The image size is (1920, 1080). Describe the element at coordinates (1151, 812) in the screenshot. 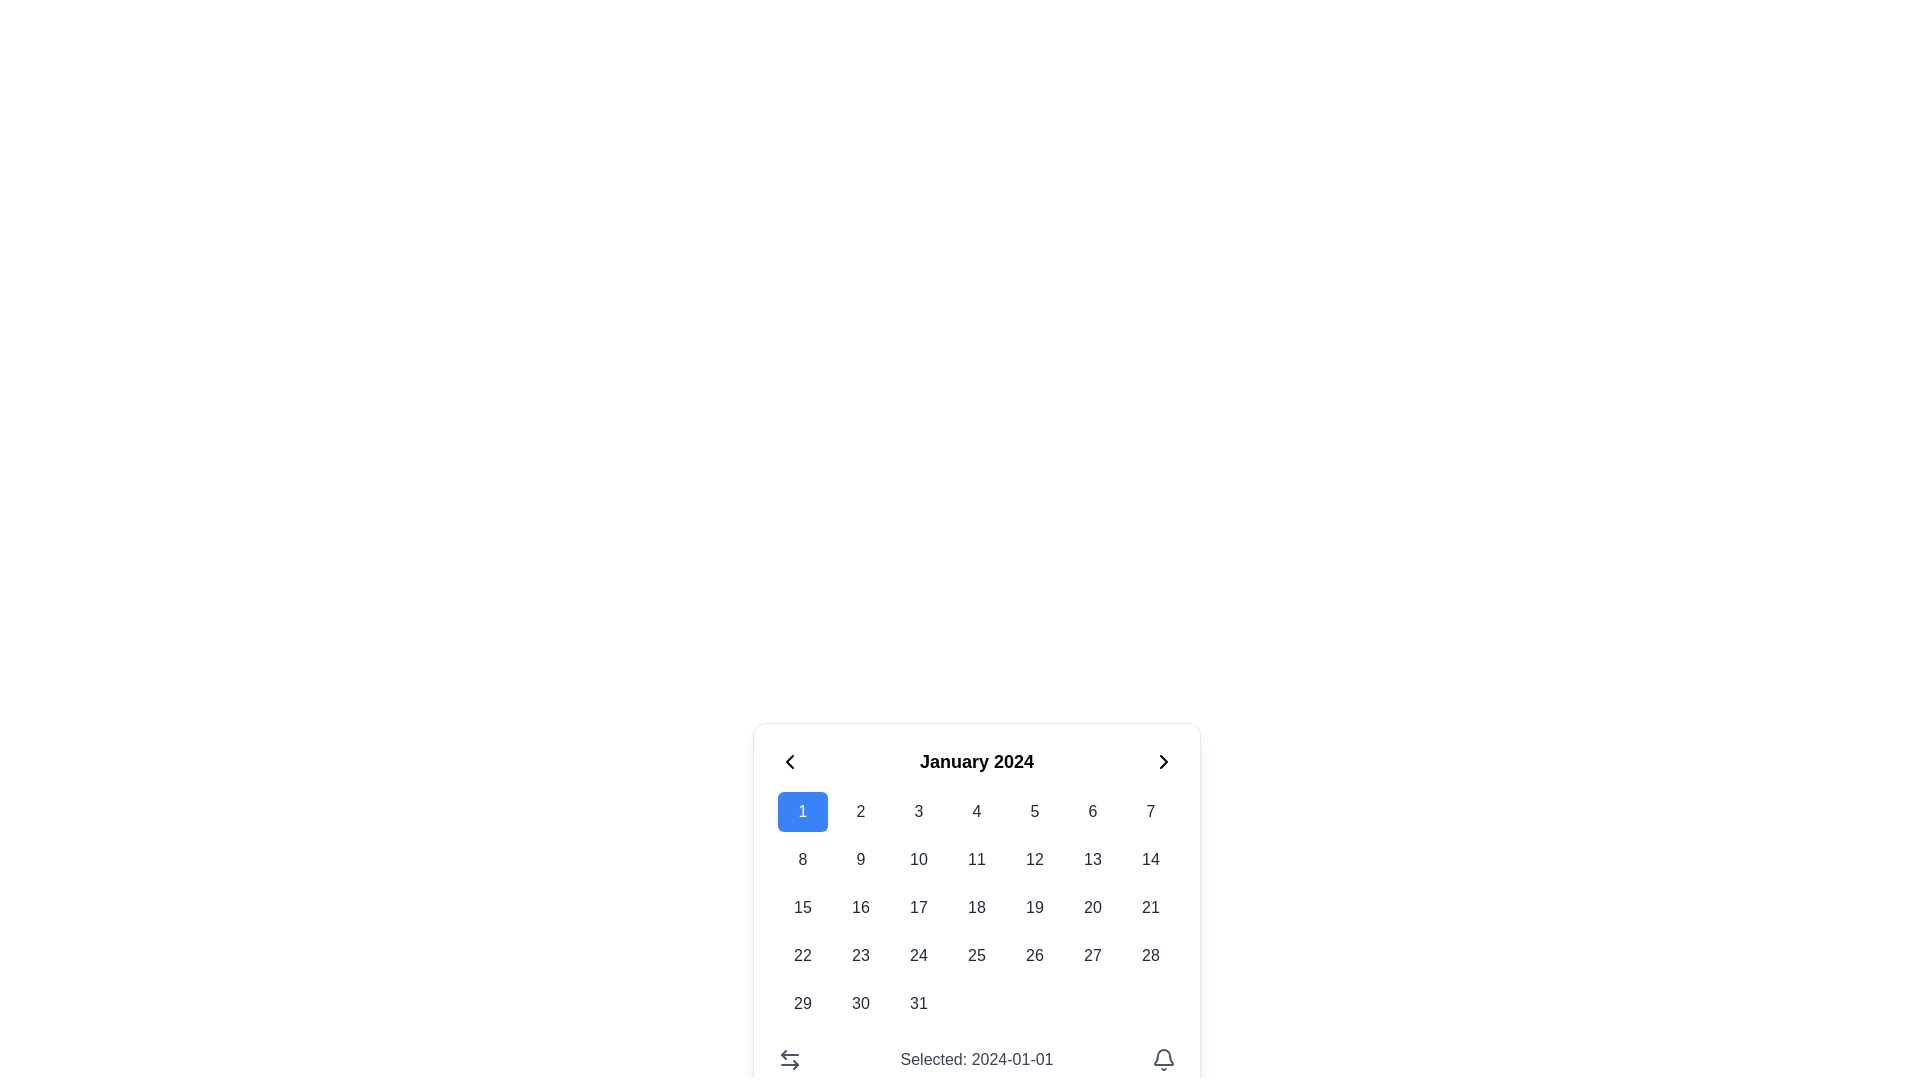

I see `the selectable day button representing the seventh day of the month in the calendar layout` at that location.